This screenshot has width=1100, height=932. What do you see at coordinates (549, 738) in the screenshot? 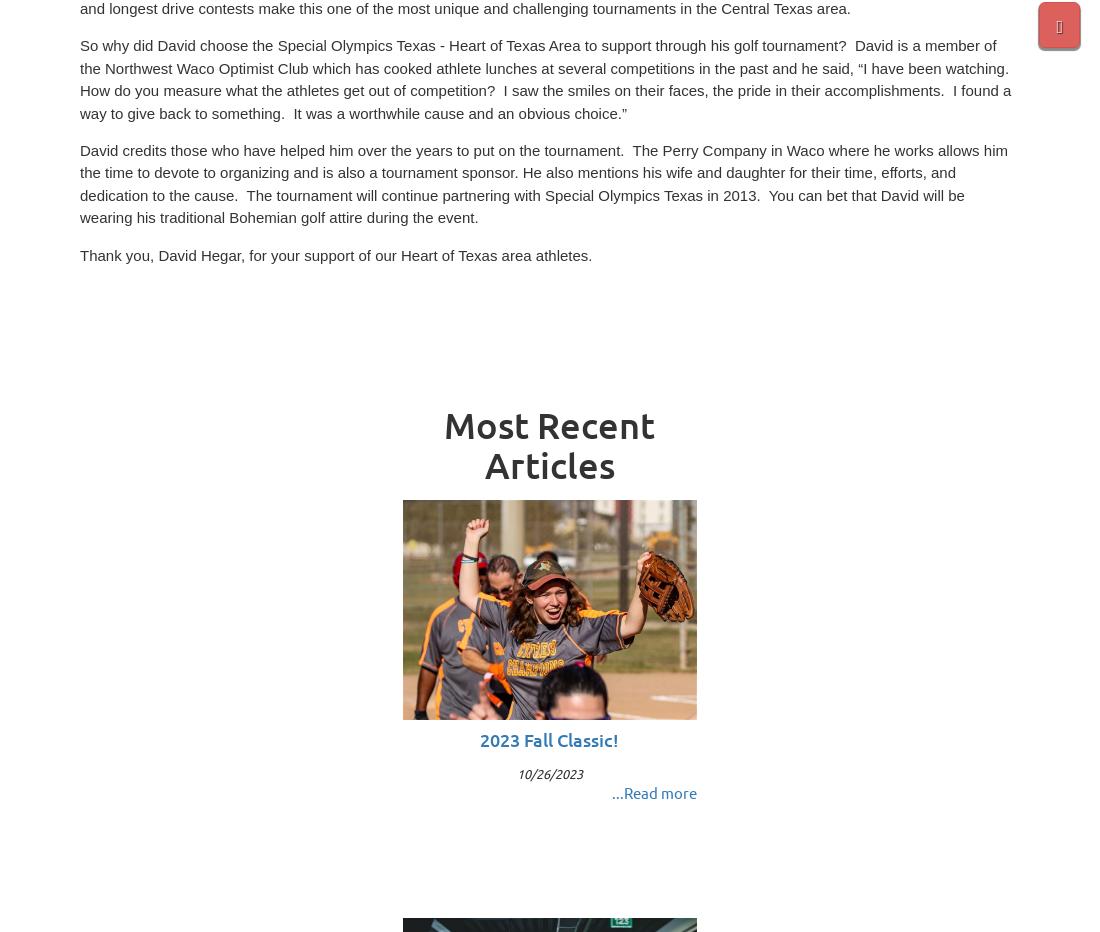
I see `'2023 Fall Classic!'` at bounding box center [549, 738].